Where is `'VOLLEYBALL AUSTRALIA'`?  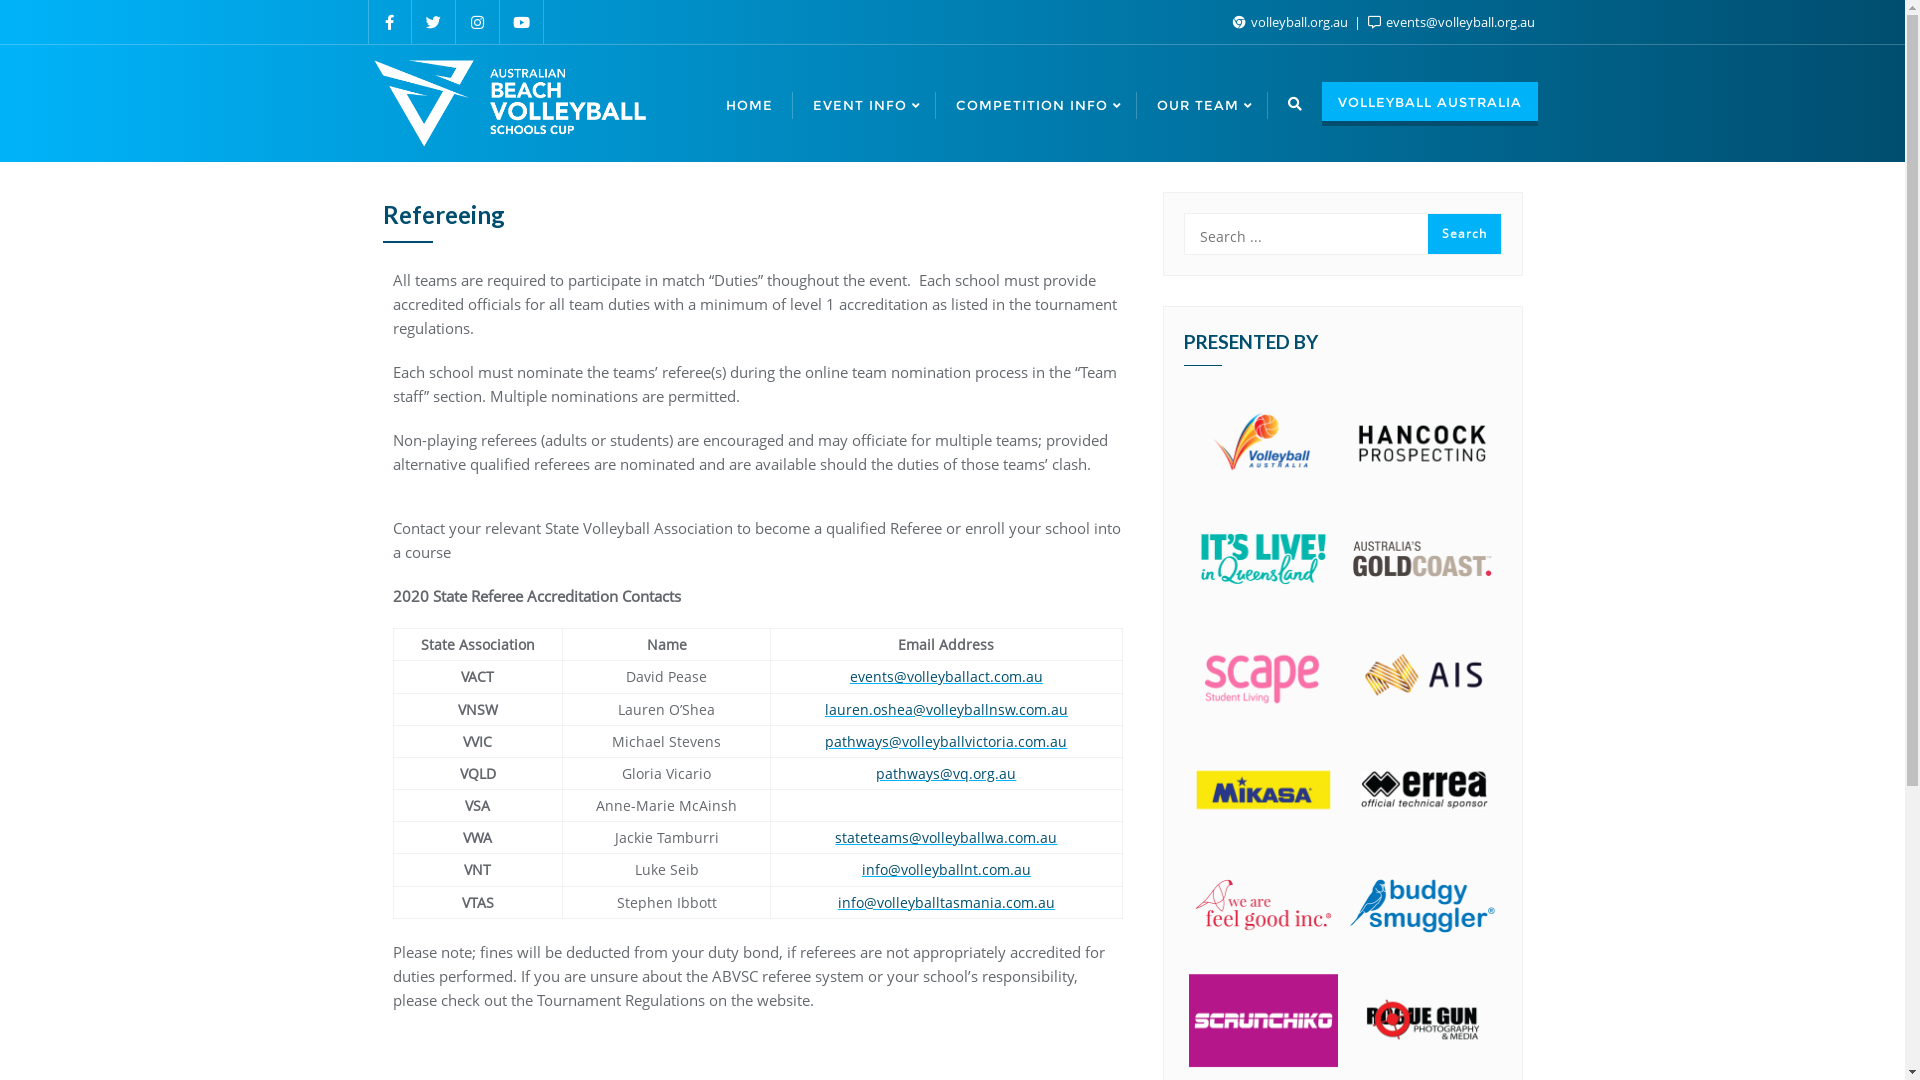
'VOLLEYBALL AUSTRALIA' is located at coordinates (1429, 104).